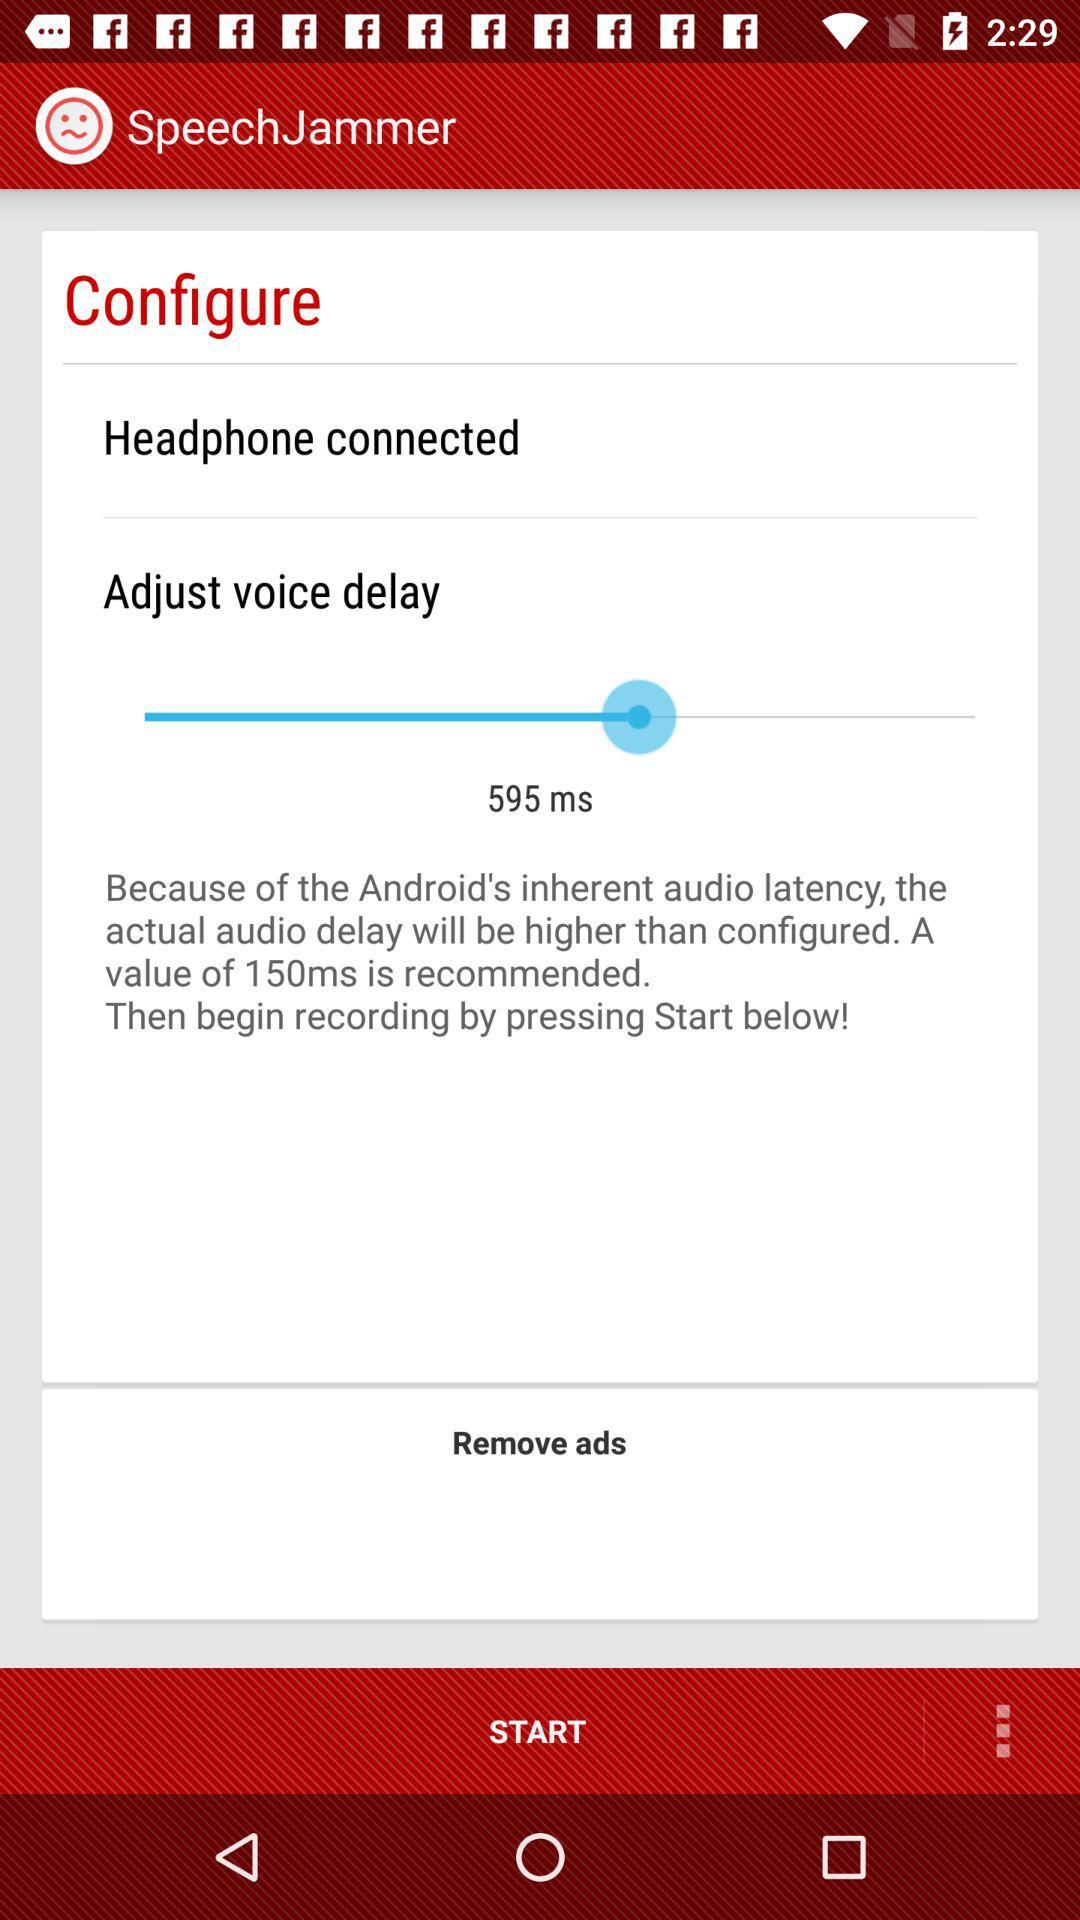  Describe the element at coordinates (461, 1730) in the screenshot. I see `start item` at that location.